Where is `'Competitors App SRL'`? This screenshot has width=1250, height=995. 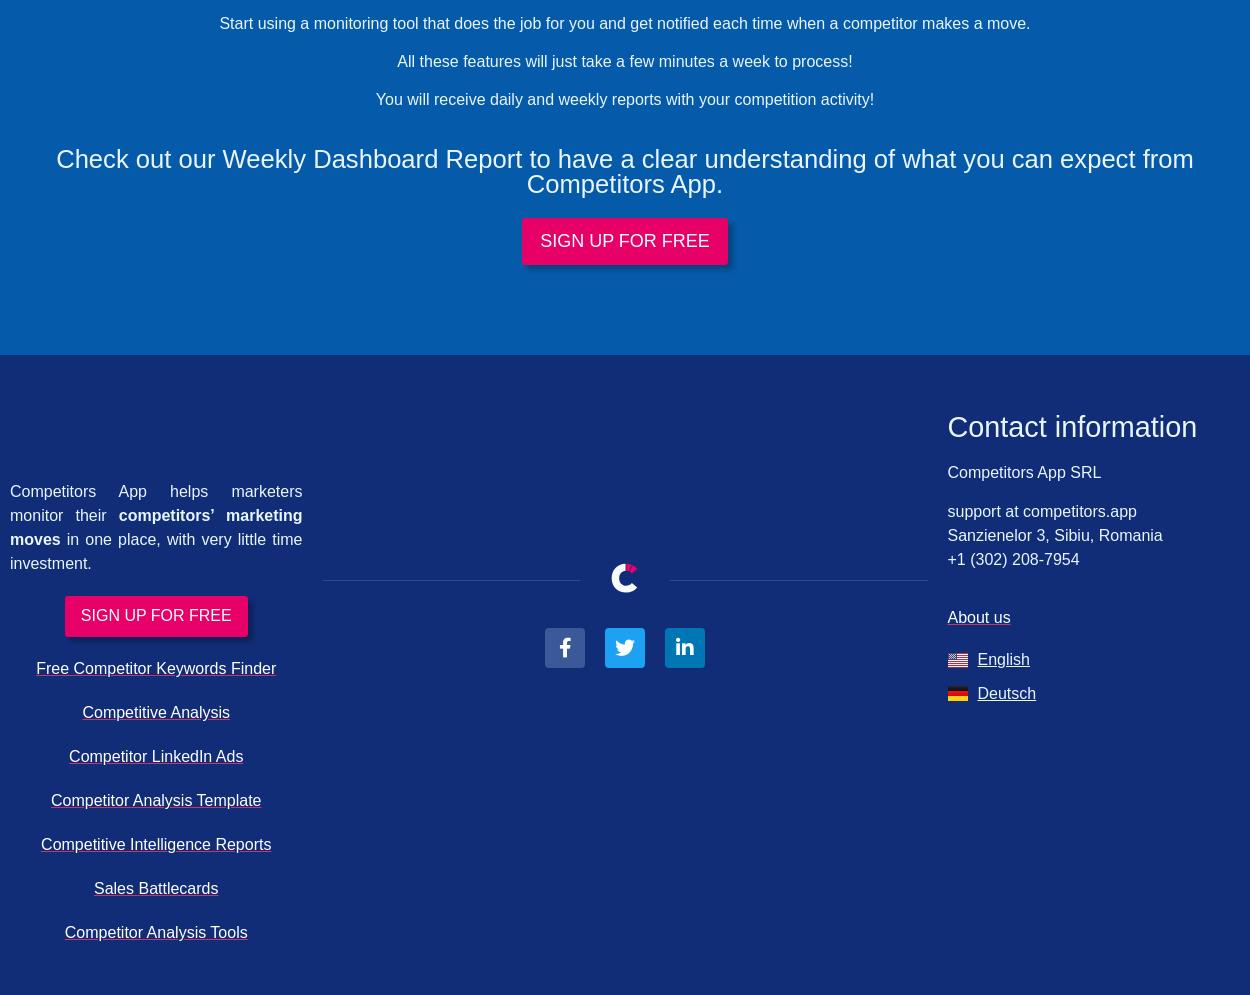 'Competitors App SRL' is located at coordinates (1024, 472).